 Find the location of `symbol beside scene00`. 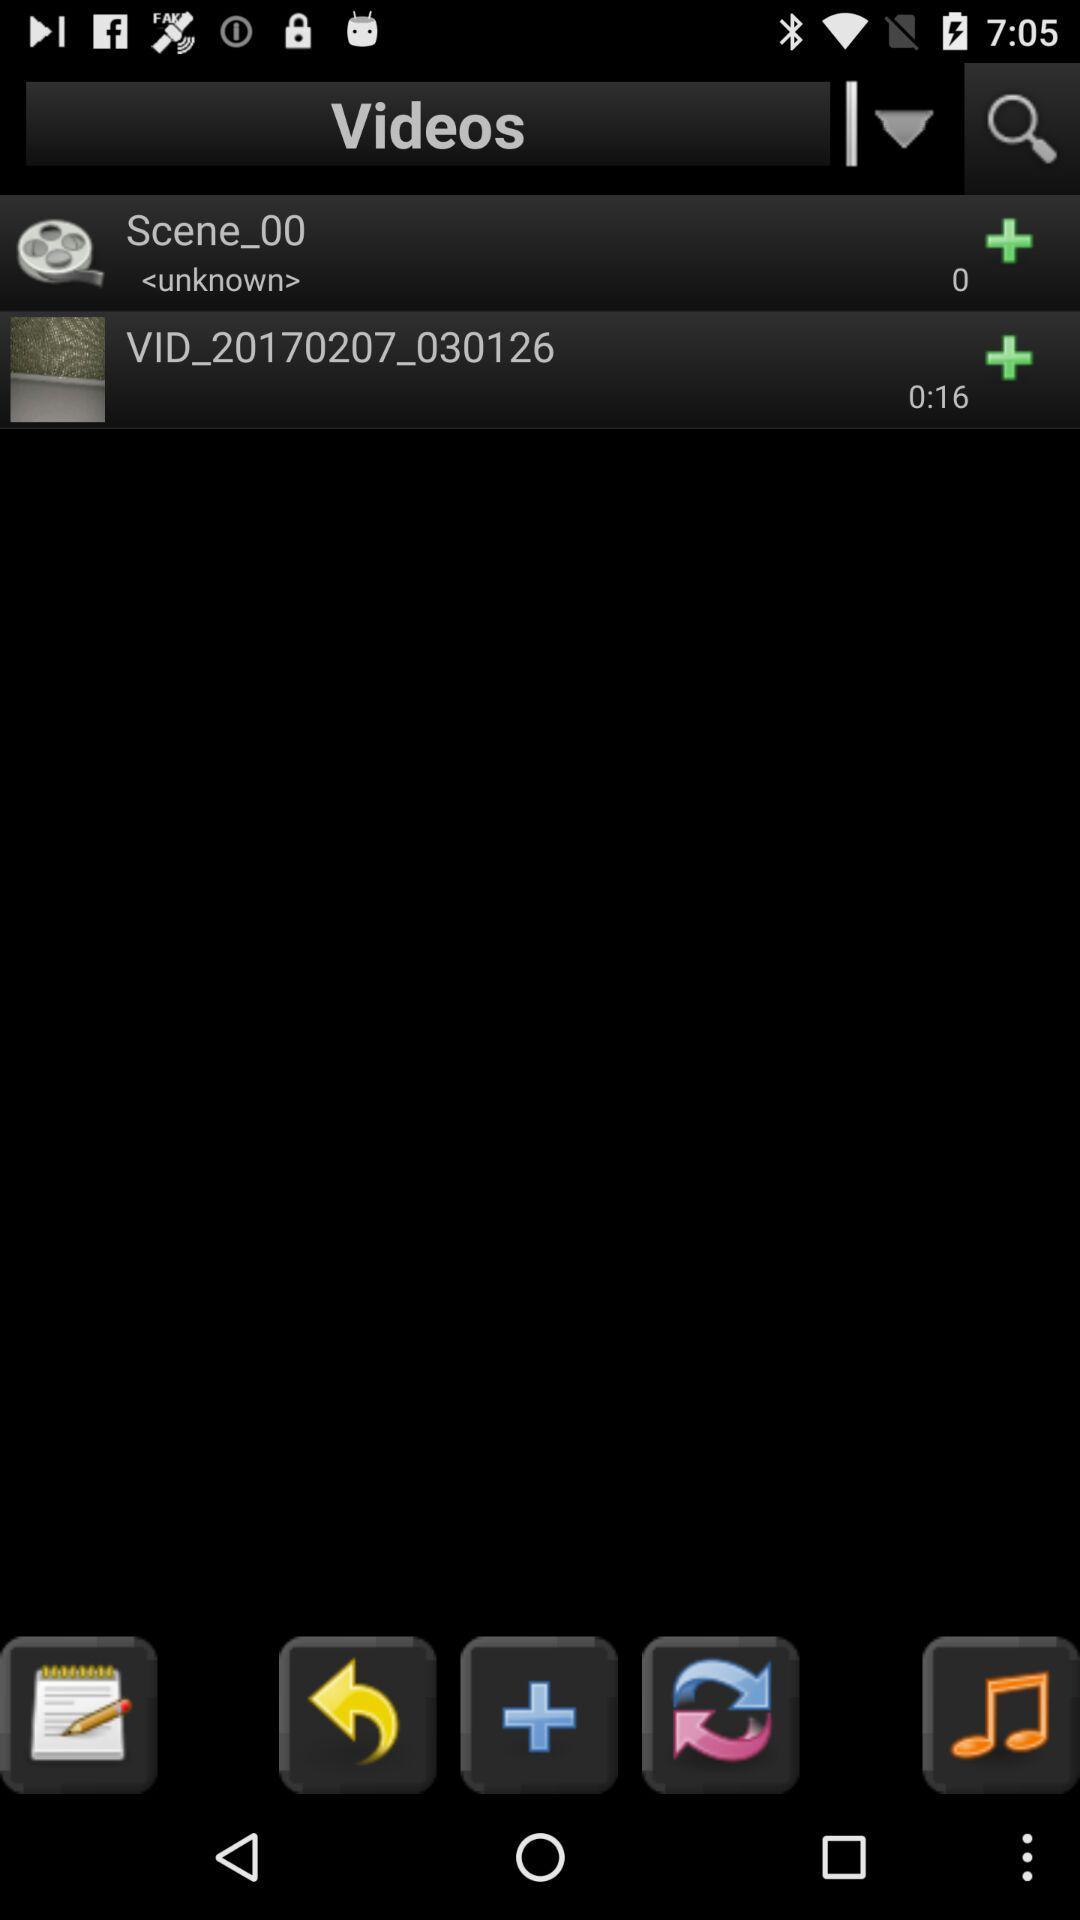

symbol beside scene00 is located at coordinates (56, 251).